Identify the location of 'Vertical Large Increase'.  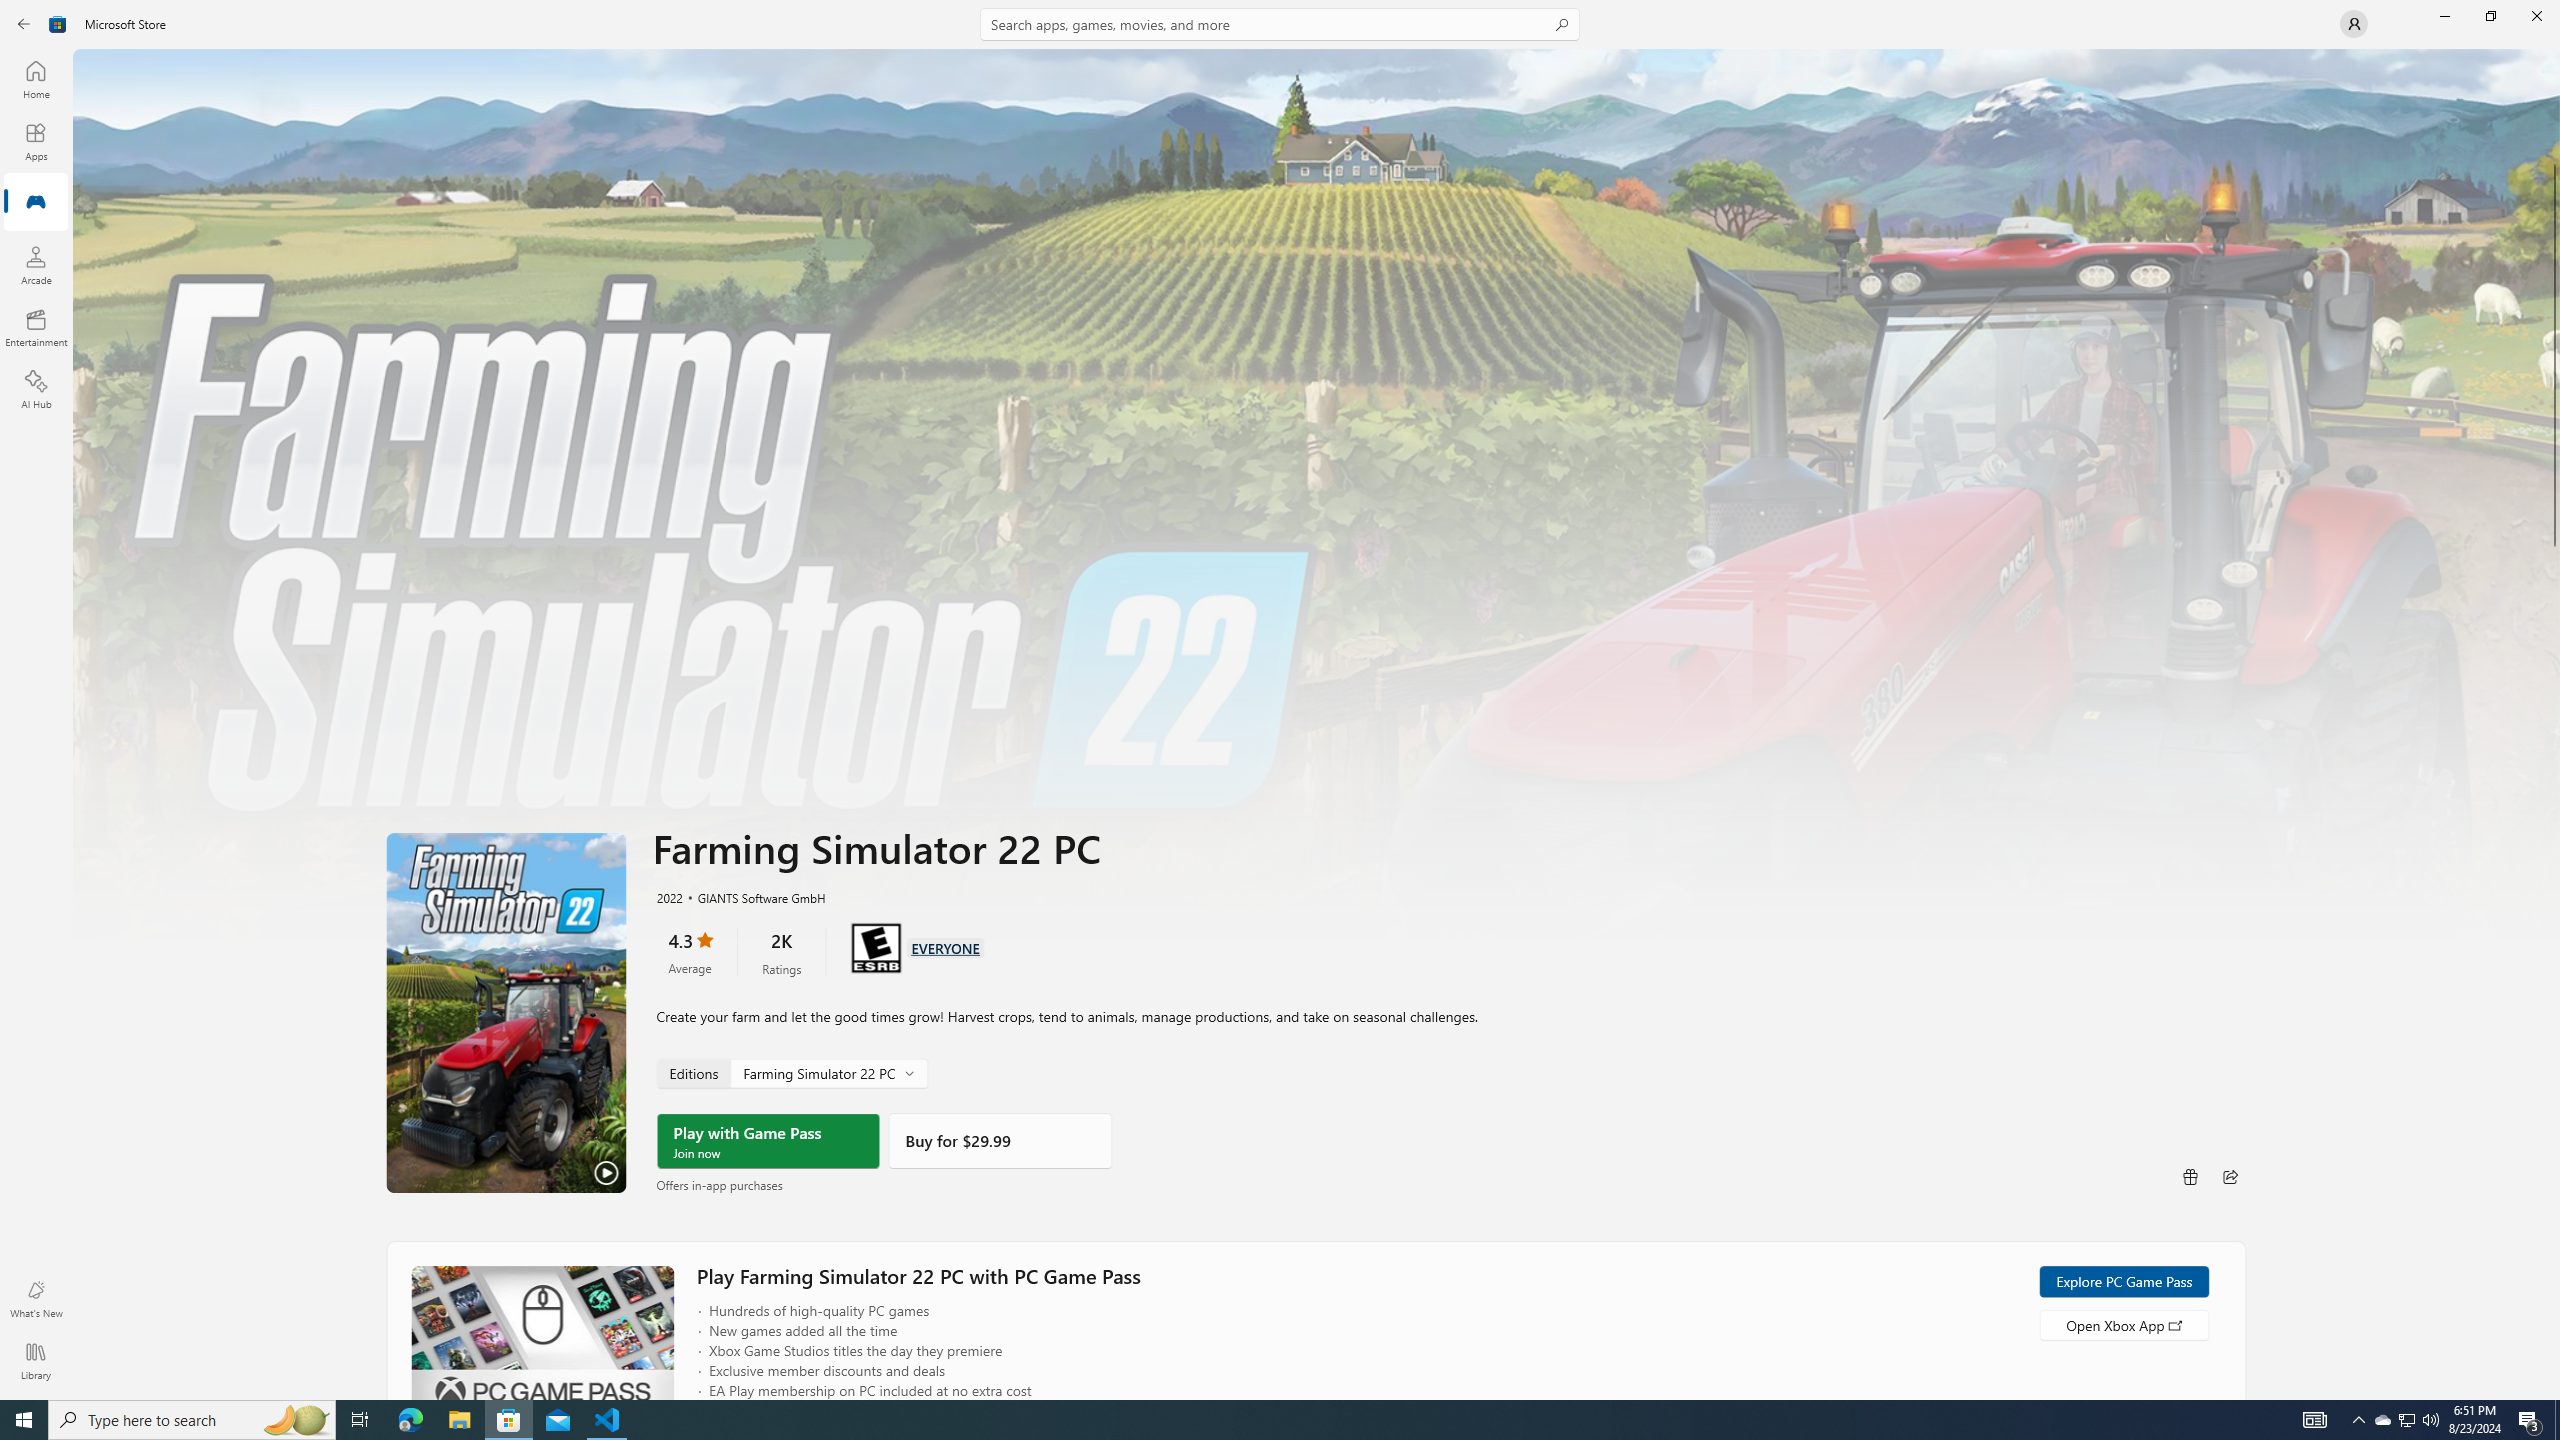
(2552, 965).